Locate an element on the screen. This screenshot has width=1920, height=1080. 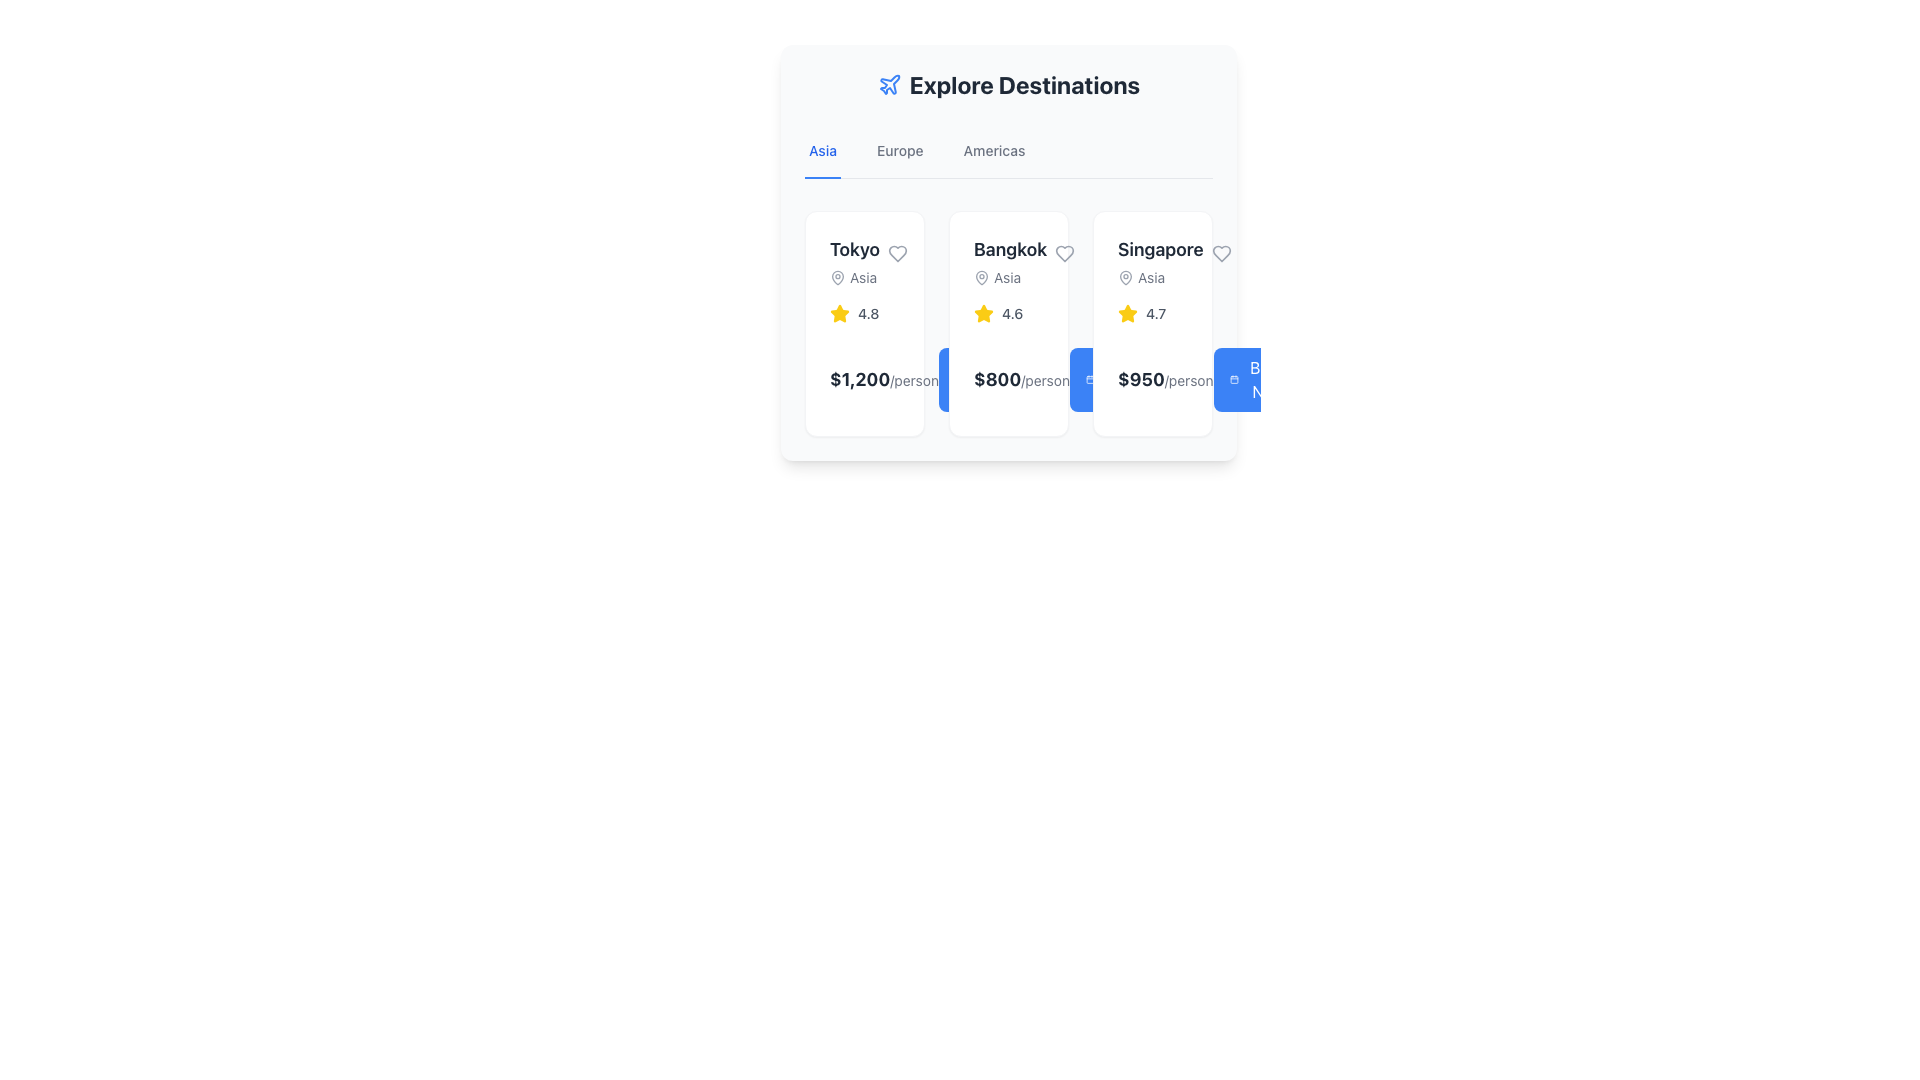
the map pin icon representing Singapore, located above the Asia text and beside the Singapore destination title in the Explore Destinations section is located at coordinates (1126, 277).